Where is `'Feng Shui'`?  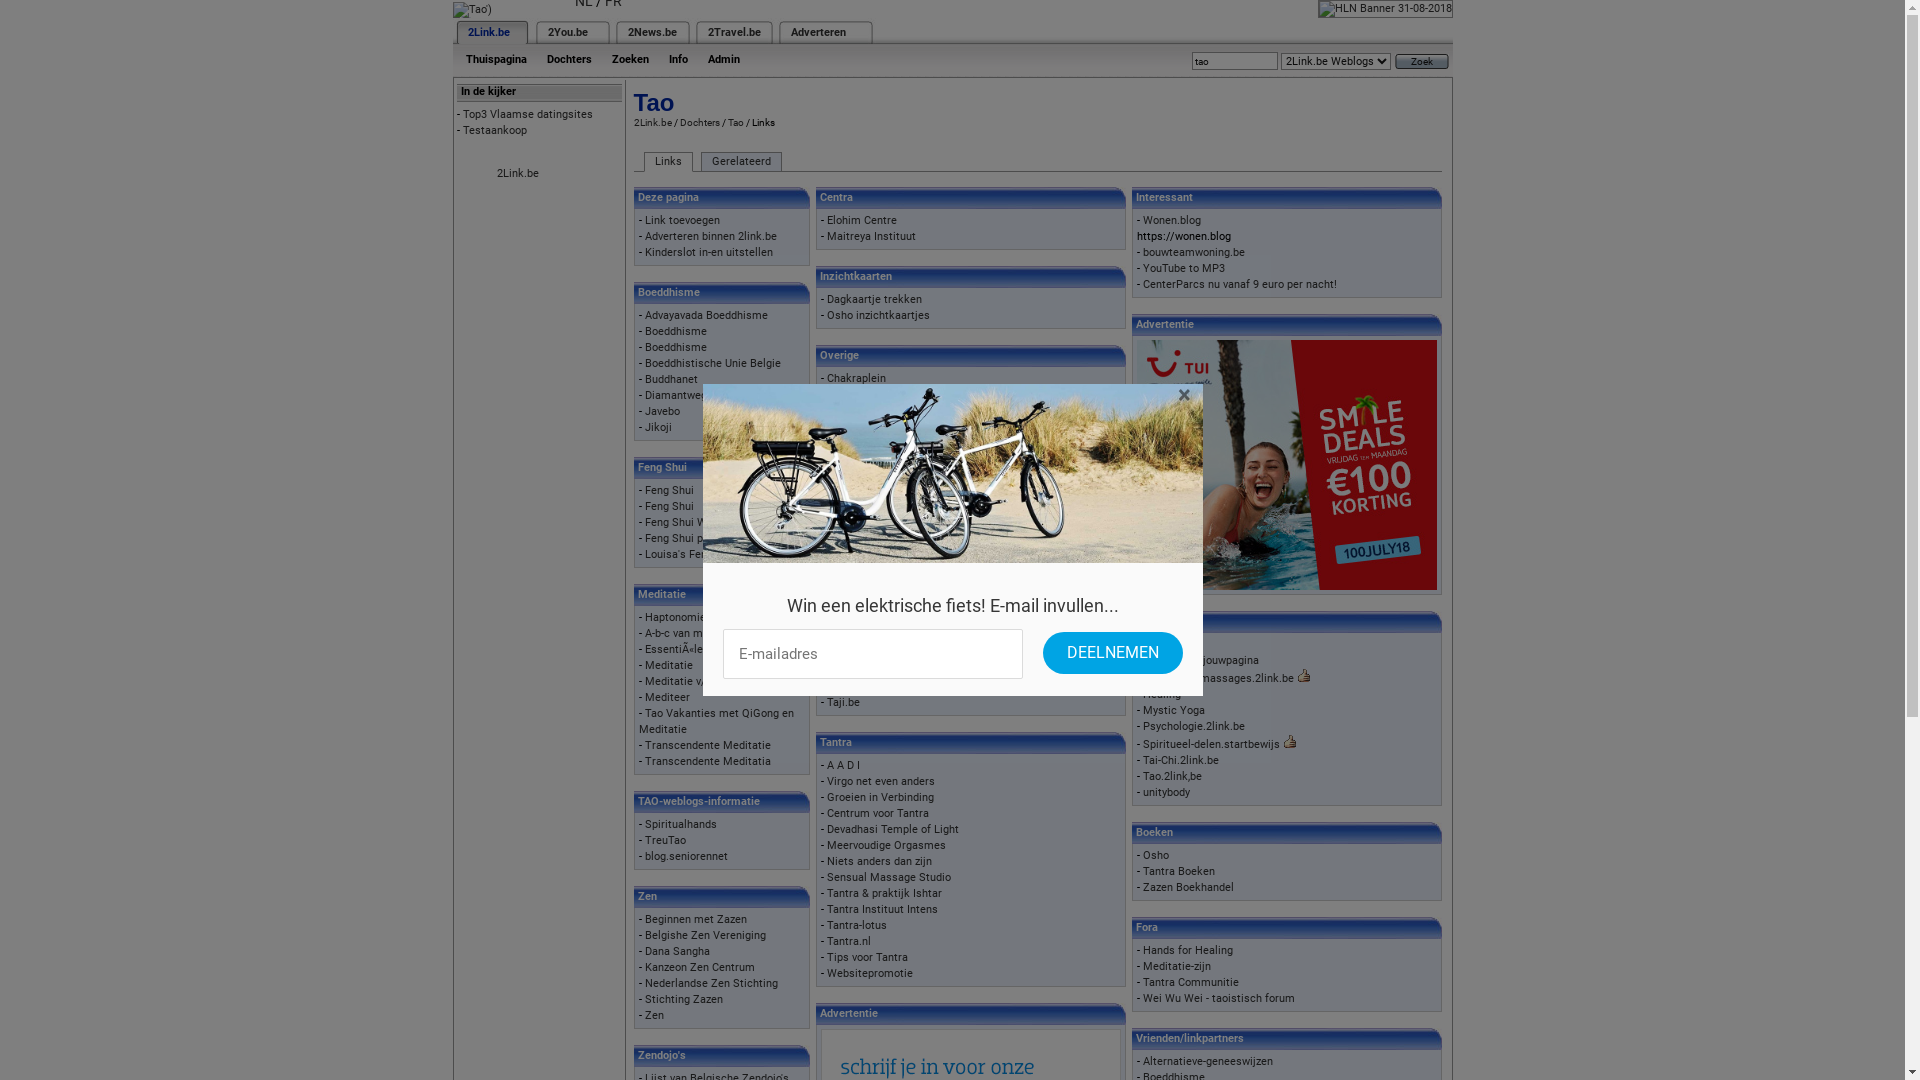
'Feng Shui' is located at coordinates (668, 490).